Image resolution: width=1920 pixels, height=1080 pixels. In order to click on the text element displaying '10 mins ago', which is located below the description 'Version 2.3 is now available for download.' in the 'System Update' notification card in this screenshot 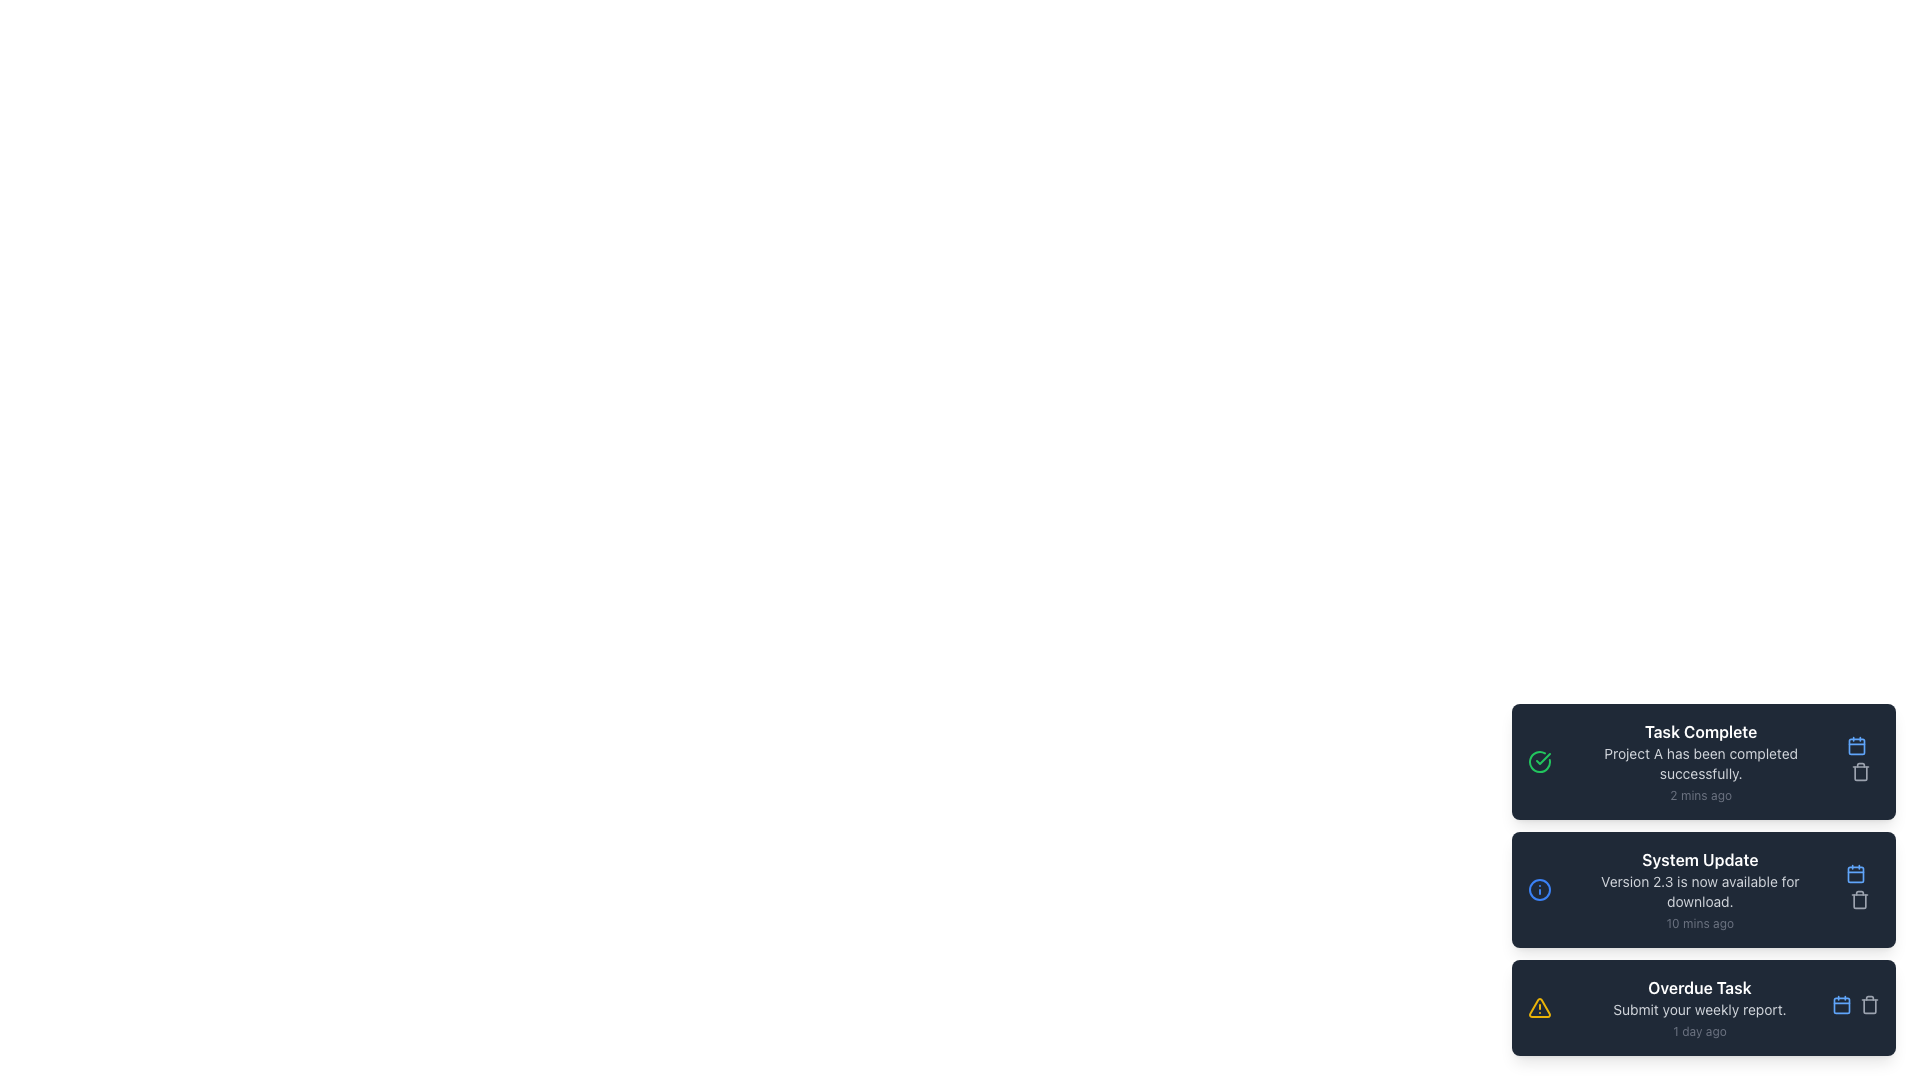, I will do `click(1699, 924)`.